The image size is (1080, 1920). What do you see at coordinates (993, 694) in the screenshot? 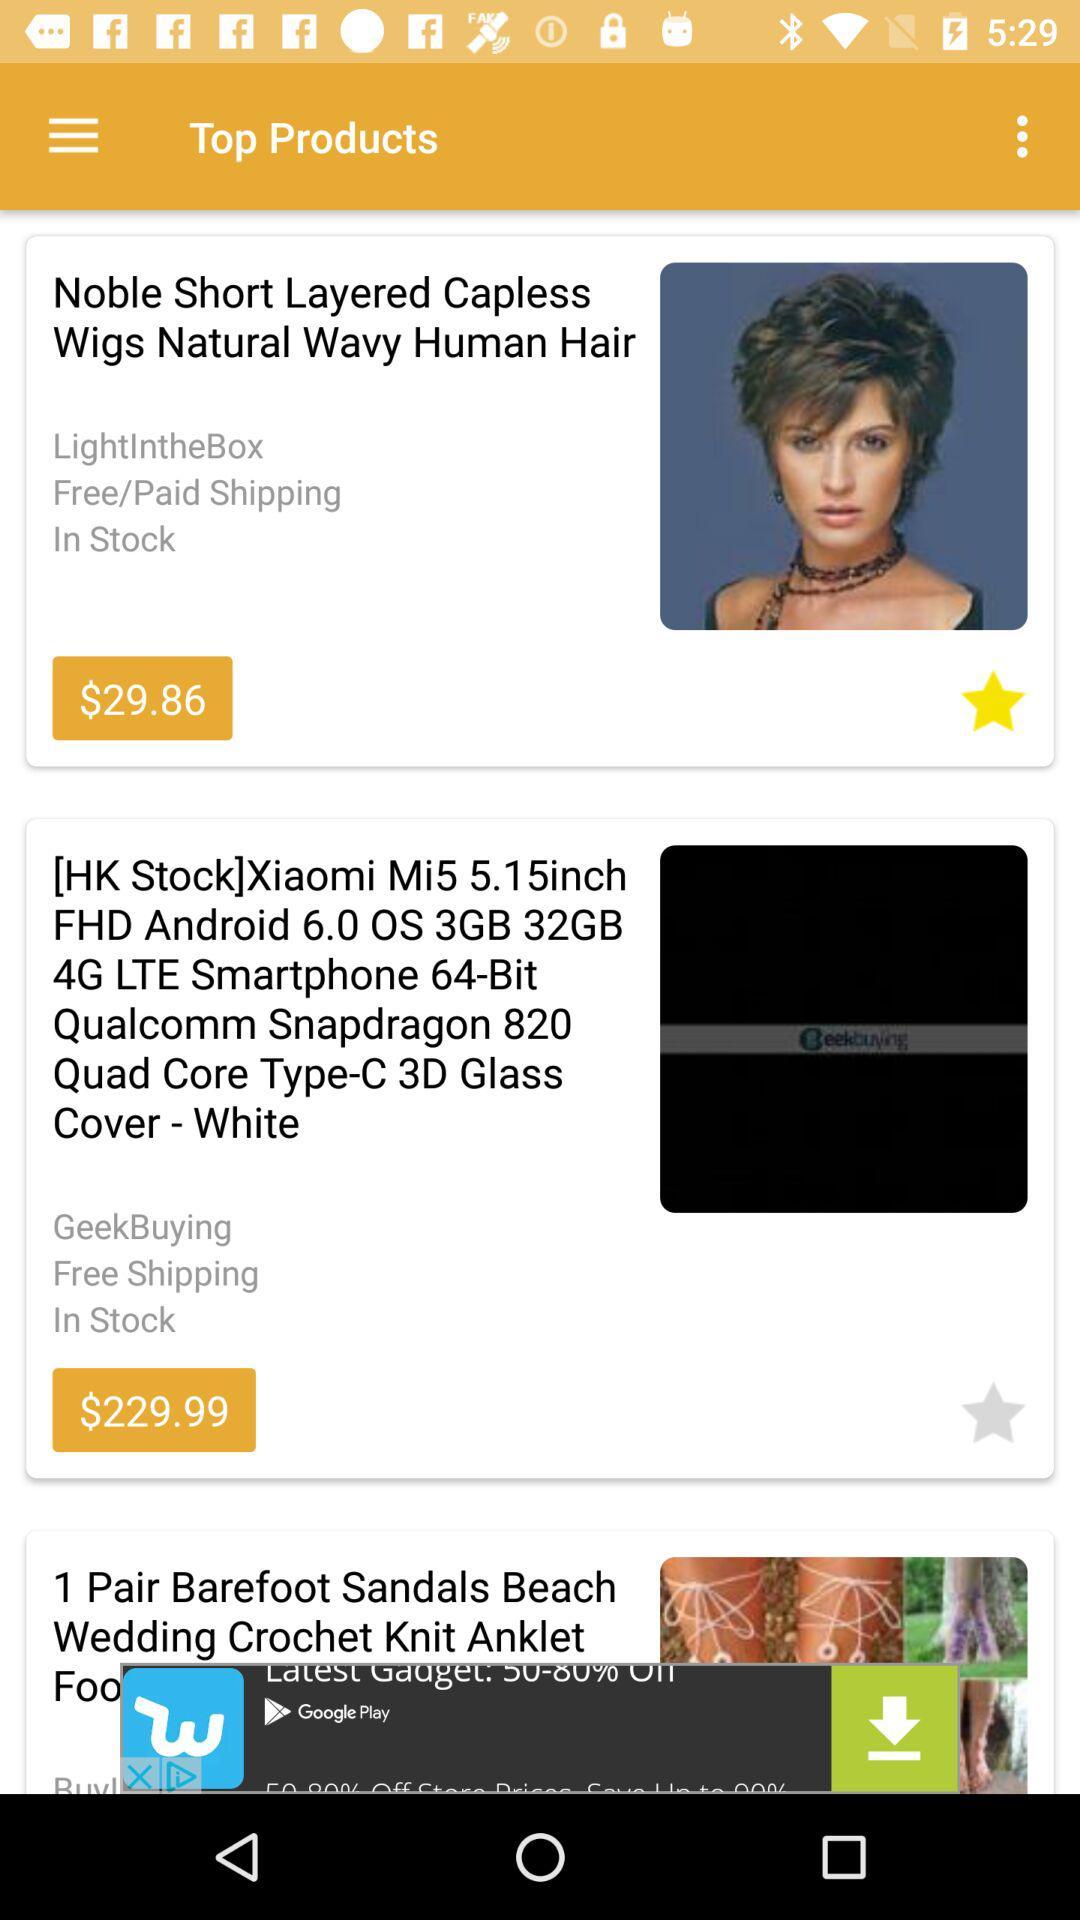
I see `bookmark` at bounding box center [993, 694].